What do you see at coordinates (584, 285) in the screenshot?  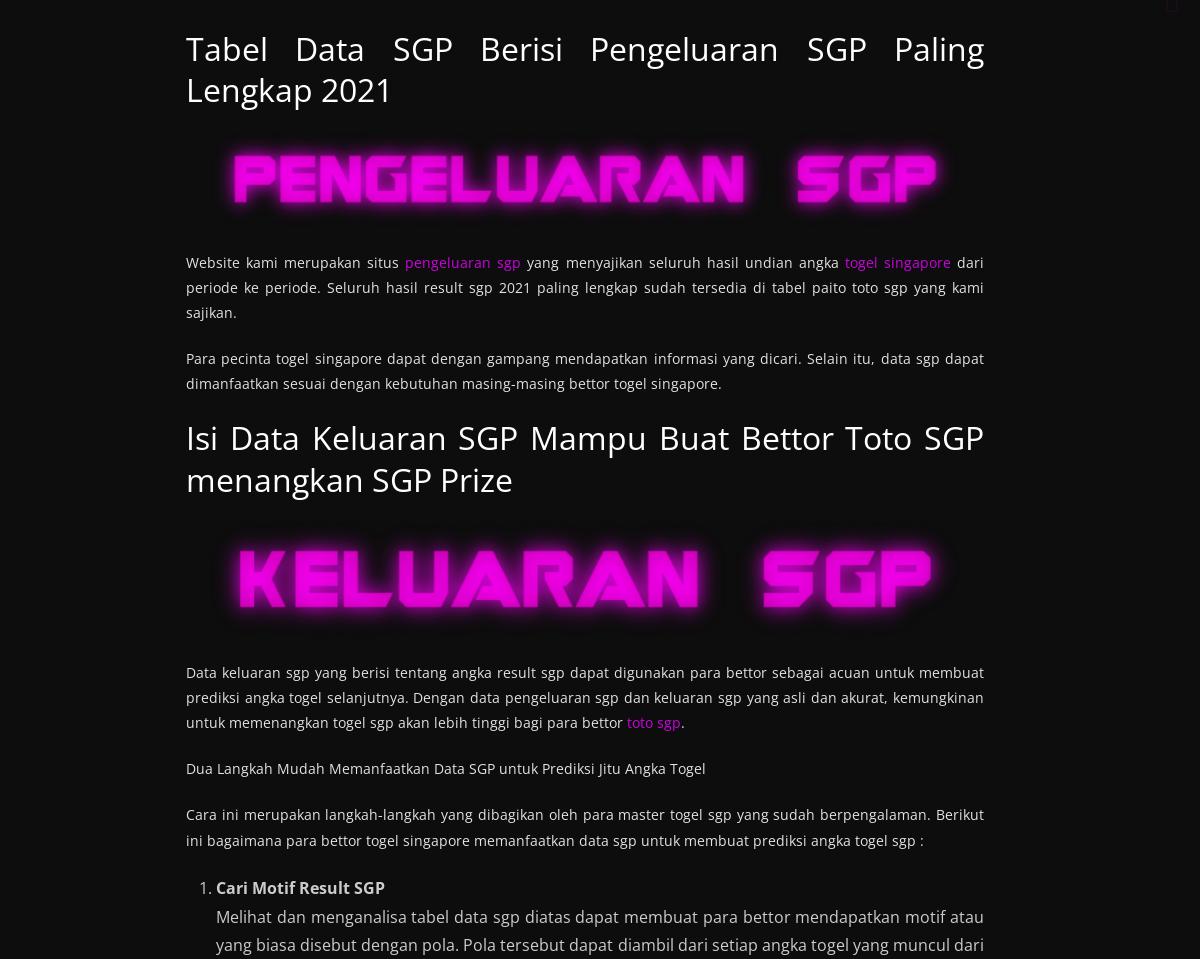 I see `'dari periode ke periode. Seluruh hasil result sgp 2021 paling lengkap sudah tersedia di tabel paito toto sgp yang kami sajikan.'` at bounding box center [584, 285].